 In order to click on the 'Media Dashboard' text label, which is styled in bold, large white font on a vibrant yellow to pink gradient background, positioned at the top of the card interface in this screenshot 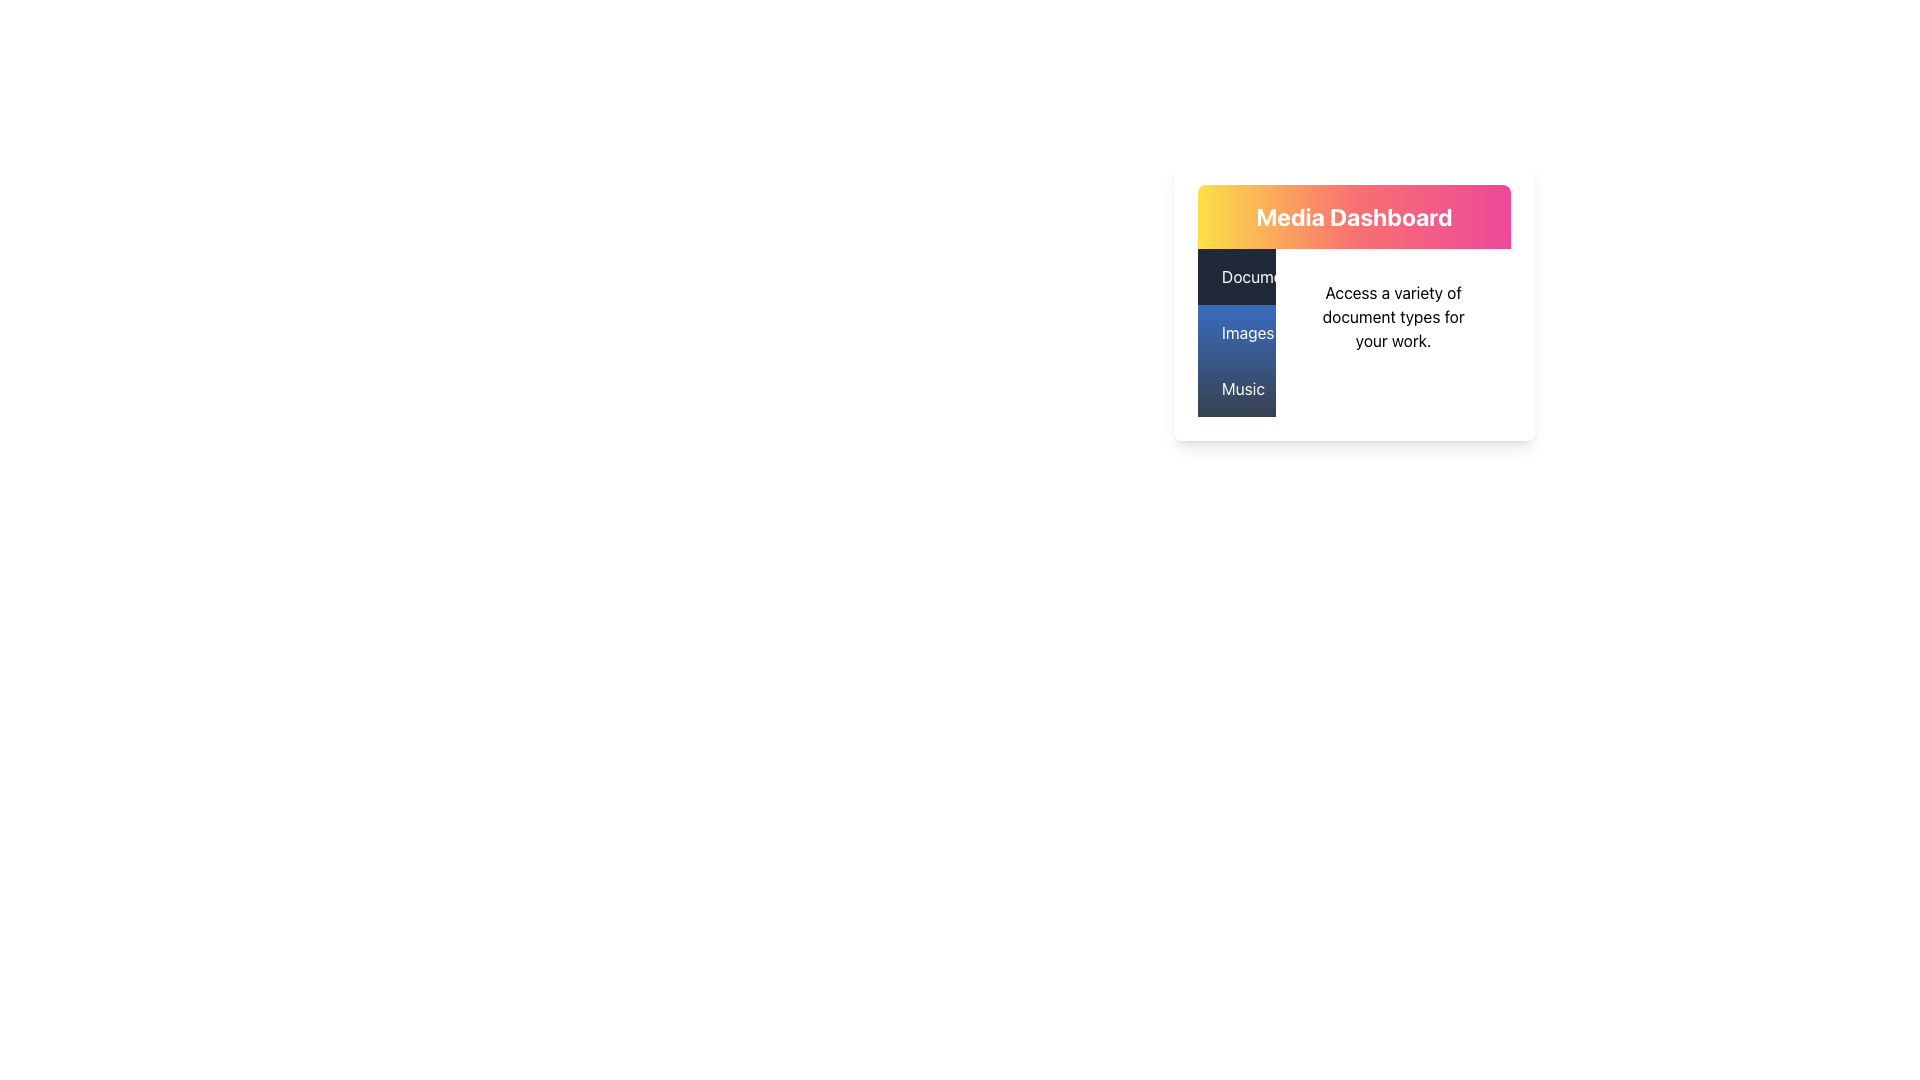, I will do `click(1354, 216)`.